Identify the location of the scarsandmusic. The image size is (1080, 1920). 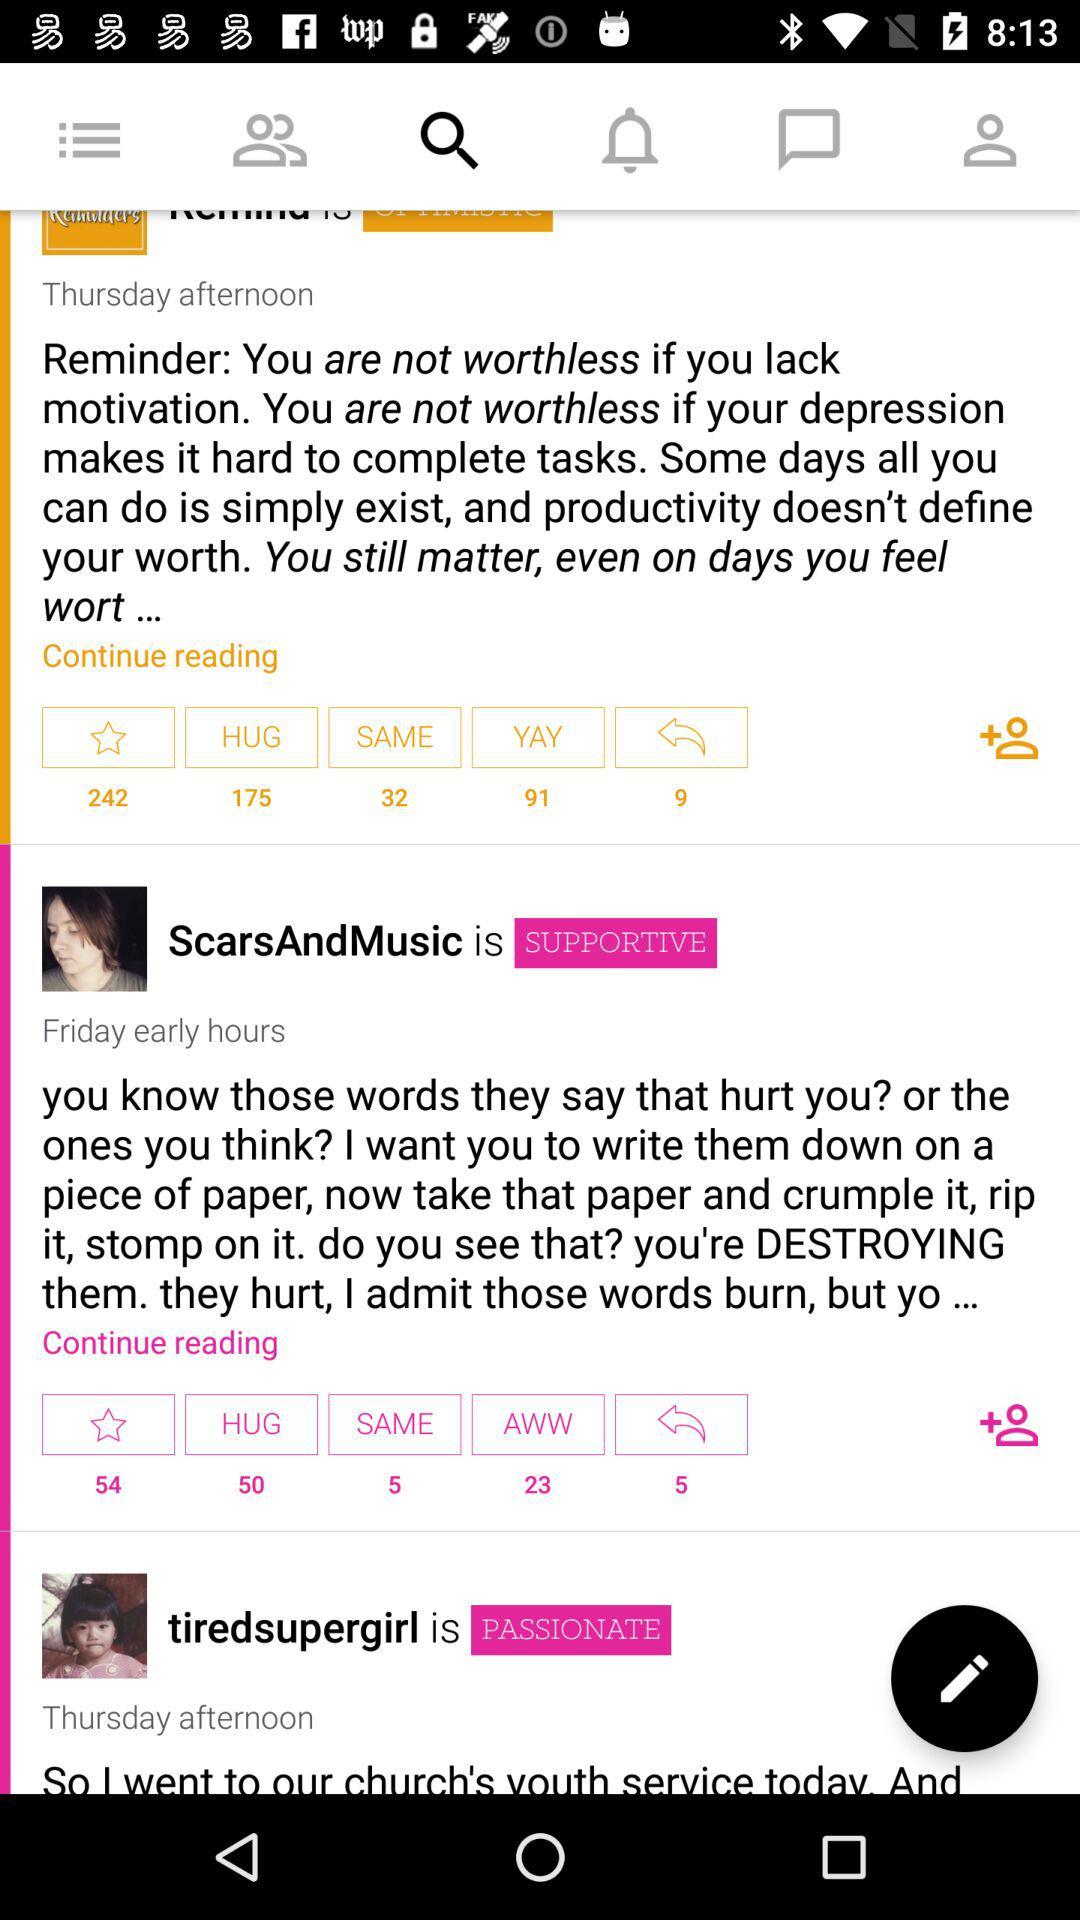
(315, 938).